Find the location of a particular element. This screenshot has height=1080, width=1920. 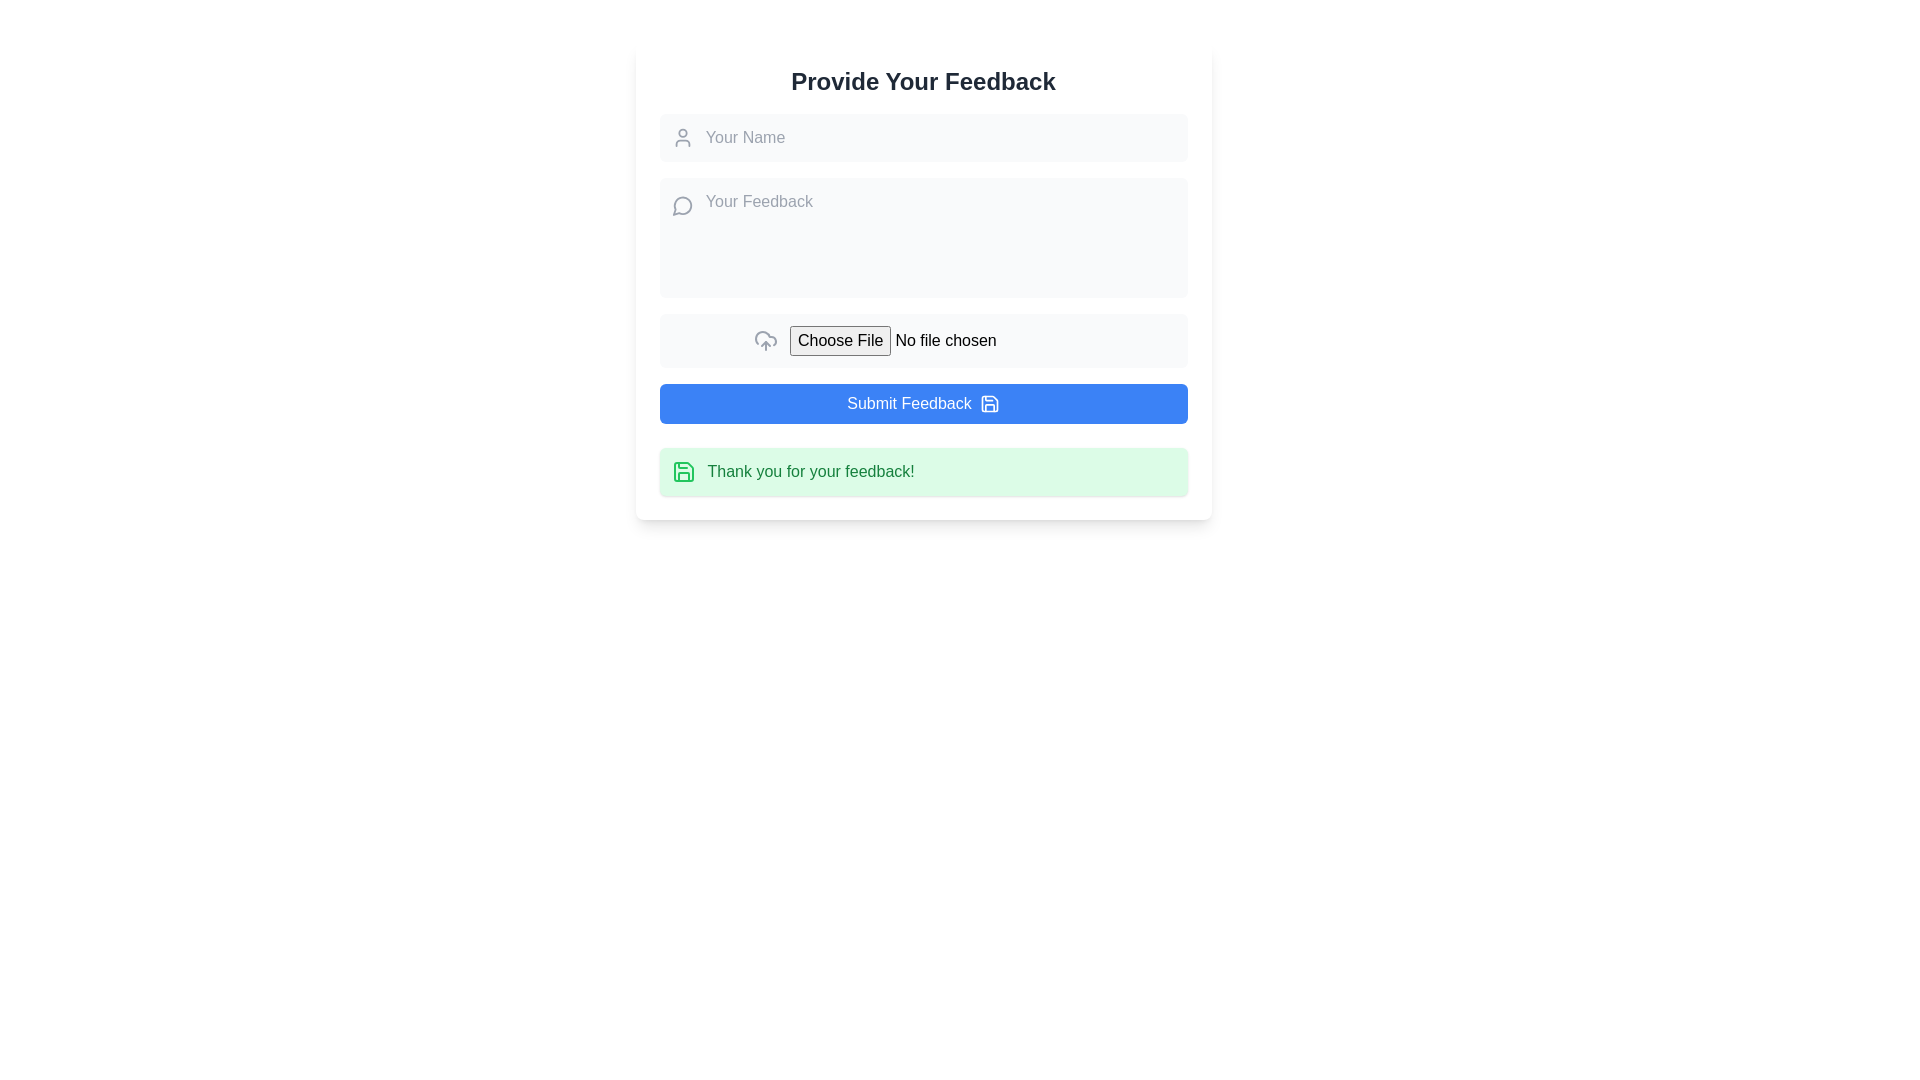

the feedback submission button located directly below the file input area to observe potential UI effects is located at coordinates (922, 404).